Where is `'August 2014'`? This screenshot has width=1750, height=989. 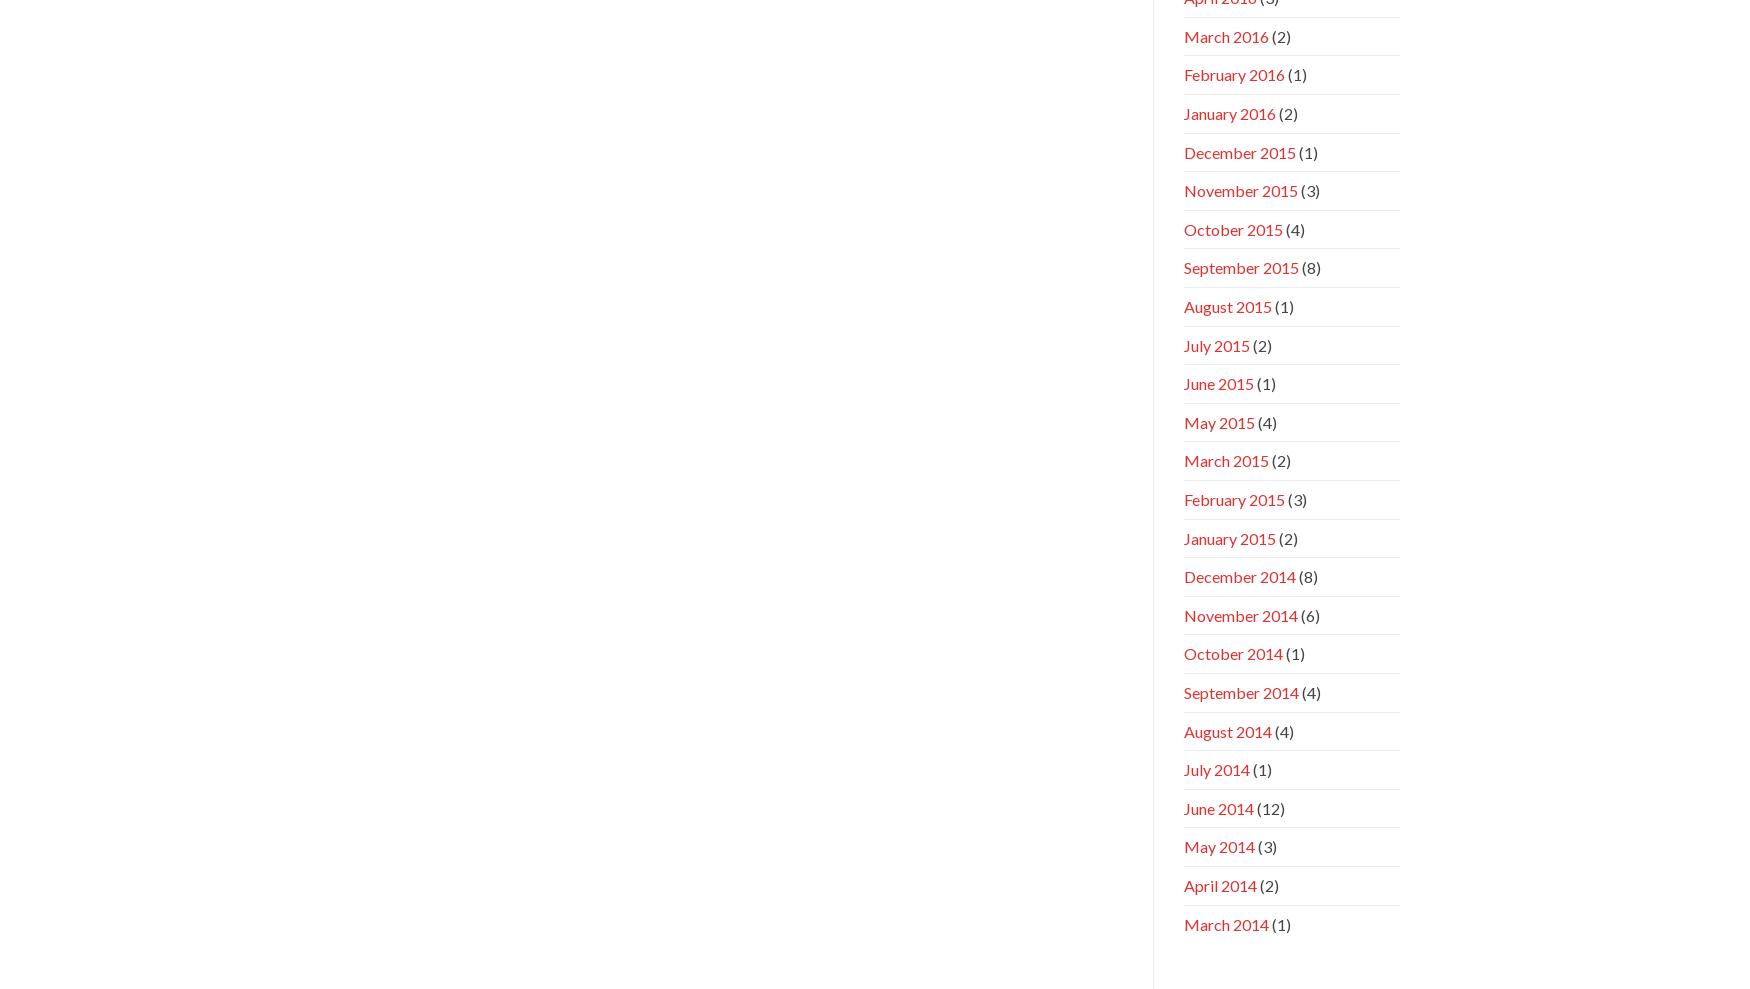
'August 2014' is located at coordinates (1226, 730).